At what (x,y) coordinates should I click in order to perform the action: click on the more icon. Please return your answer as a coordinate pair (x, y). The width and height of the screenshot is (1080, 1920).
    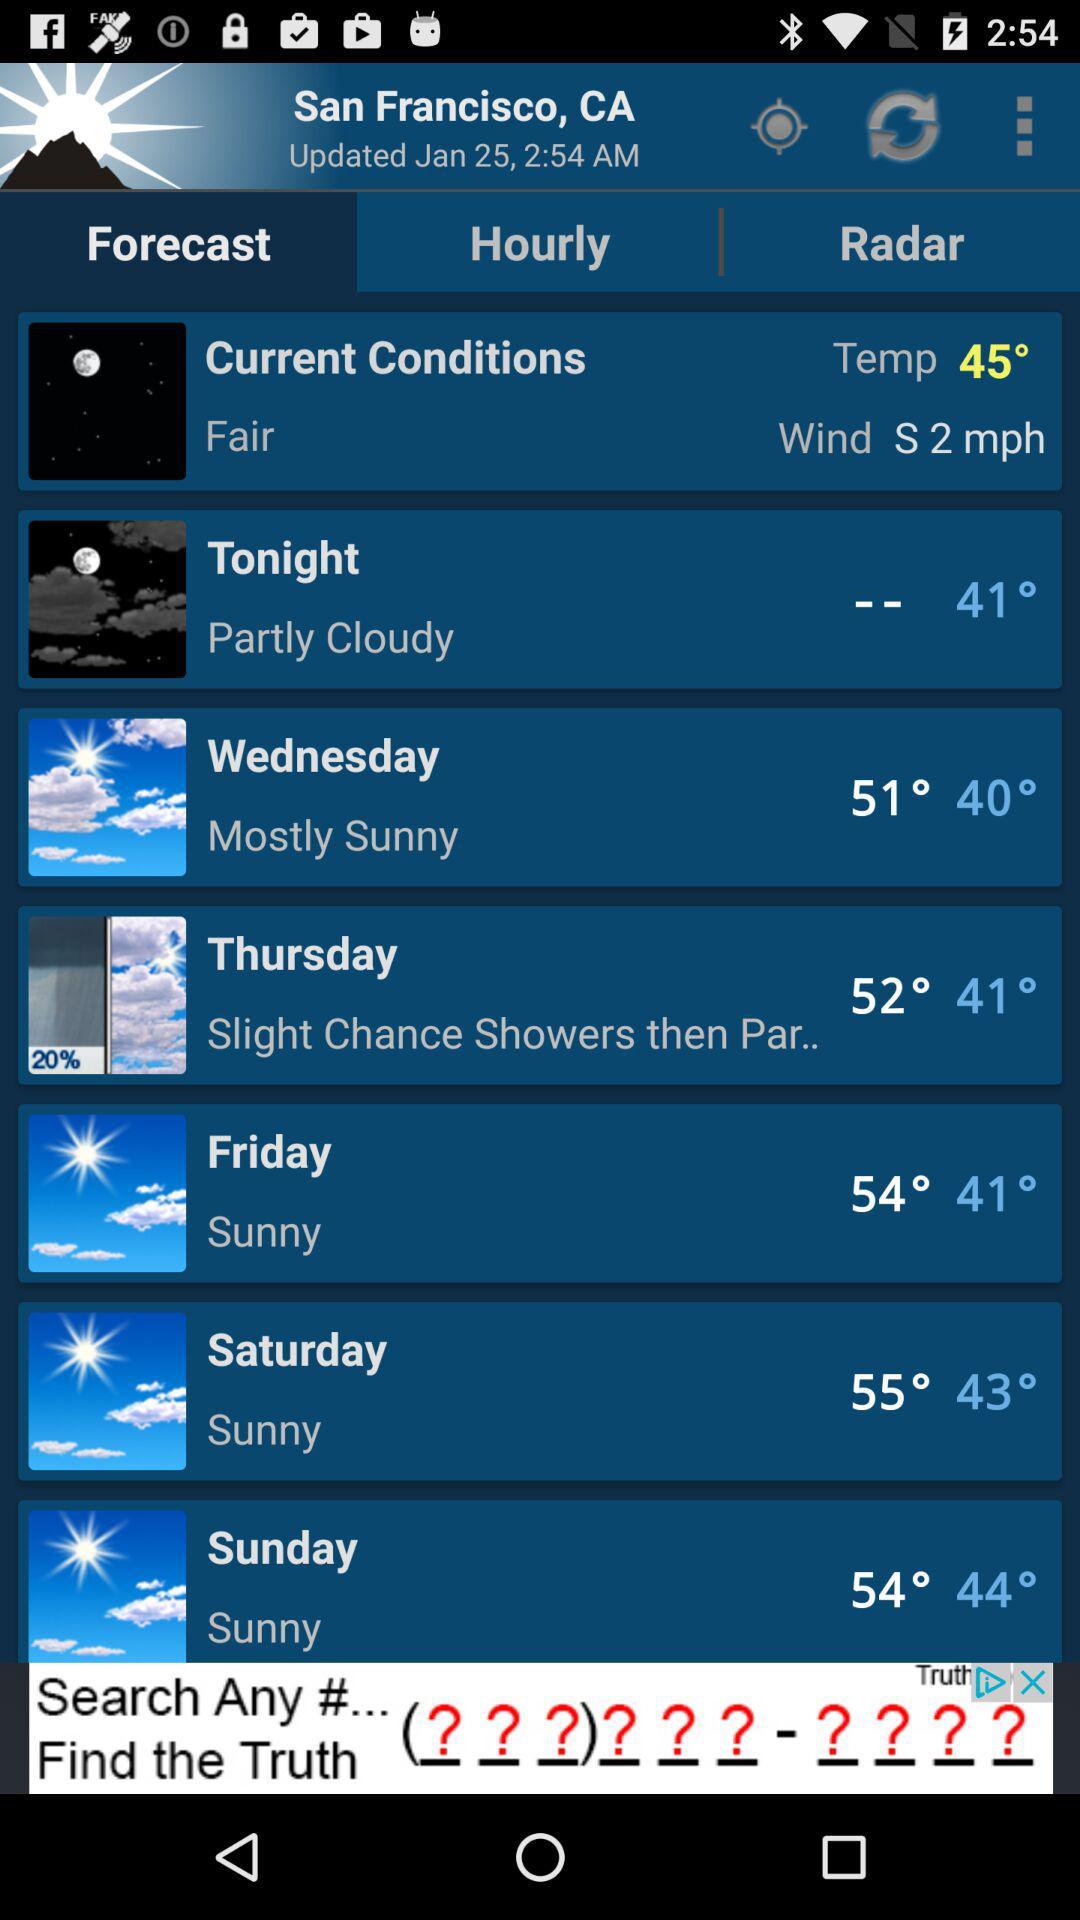
    Looking at the image, I should click on (1024, 133).